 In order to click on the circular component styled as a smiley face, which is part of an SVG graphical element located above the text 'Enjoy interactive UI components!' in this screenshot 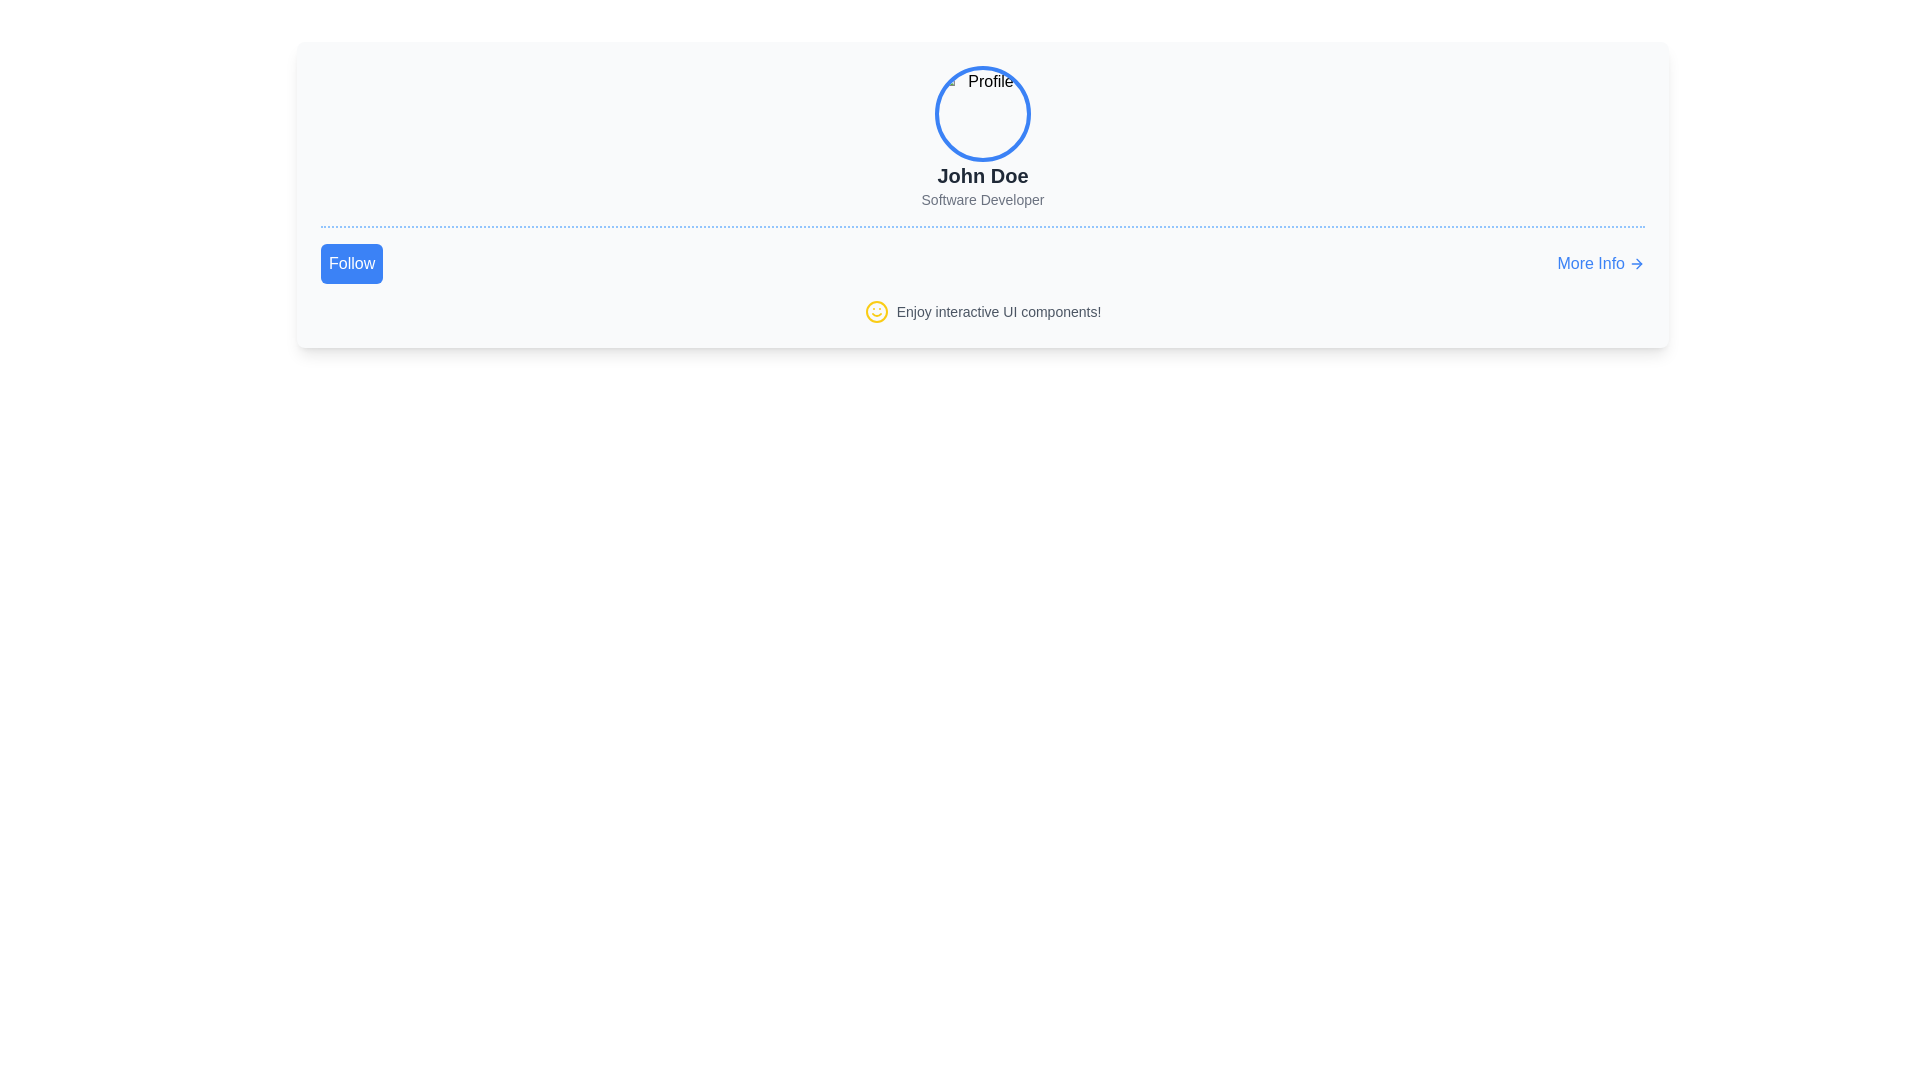, I will do `click(876, 312)`.